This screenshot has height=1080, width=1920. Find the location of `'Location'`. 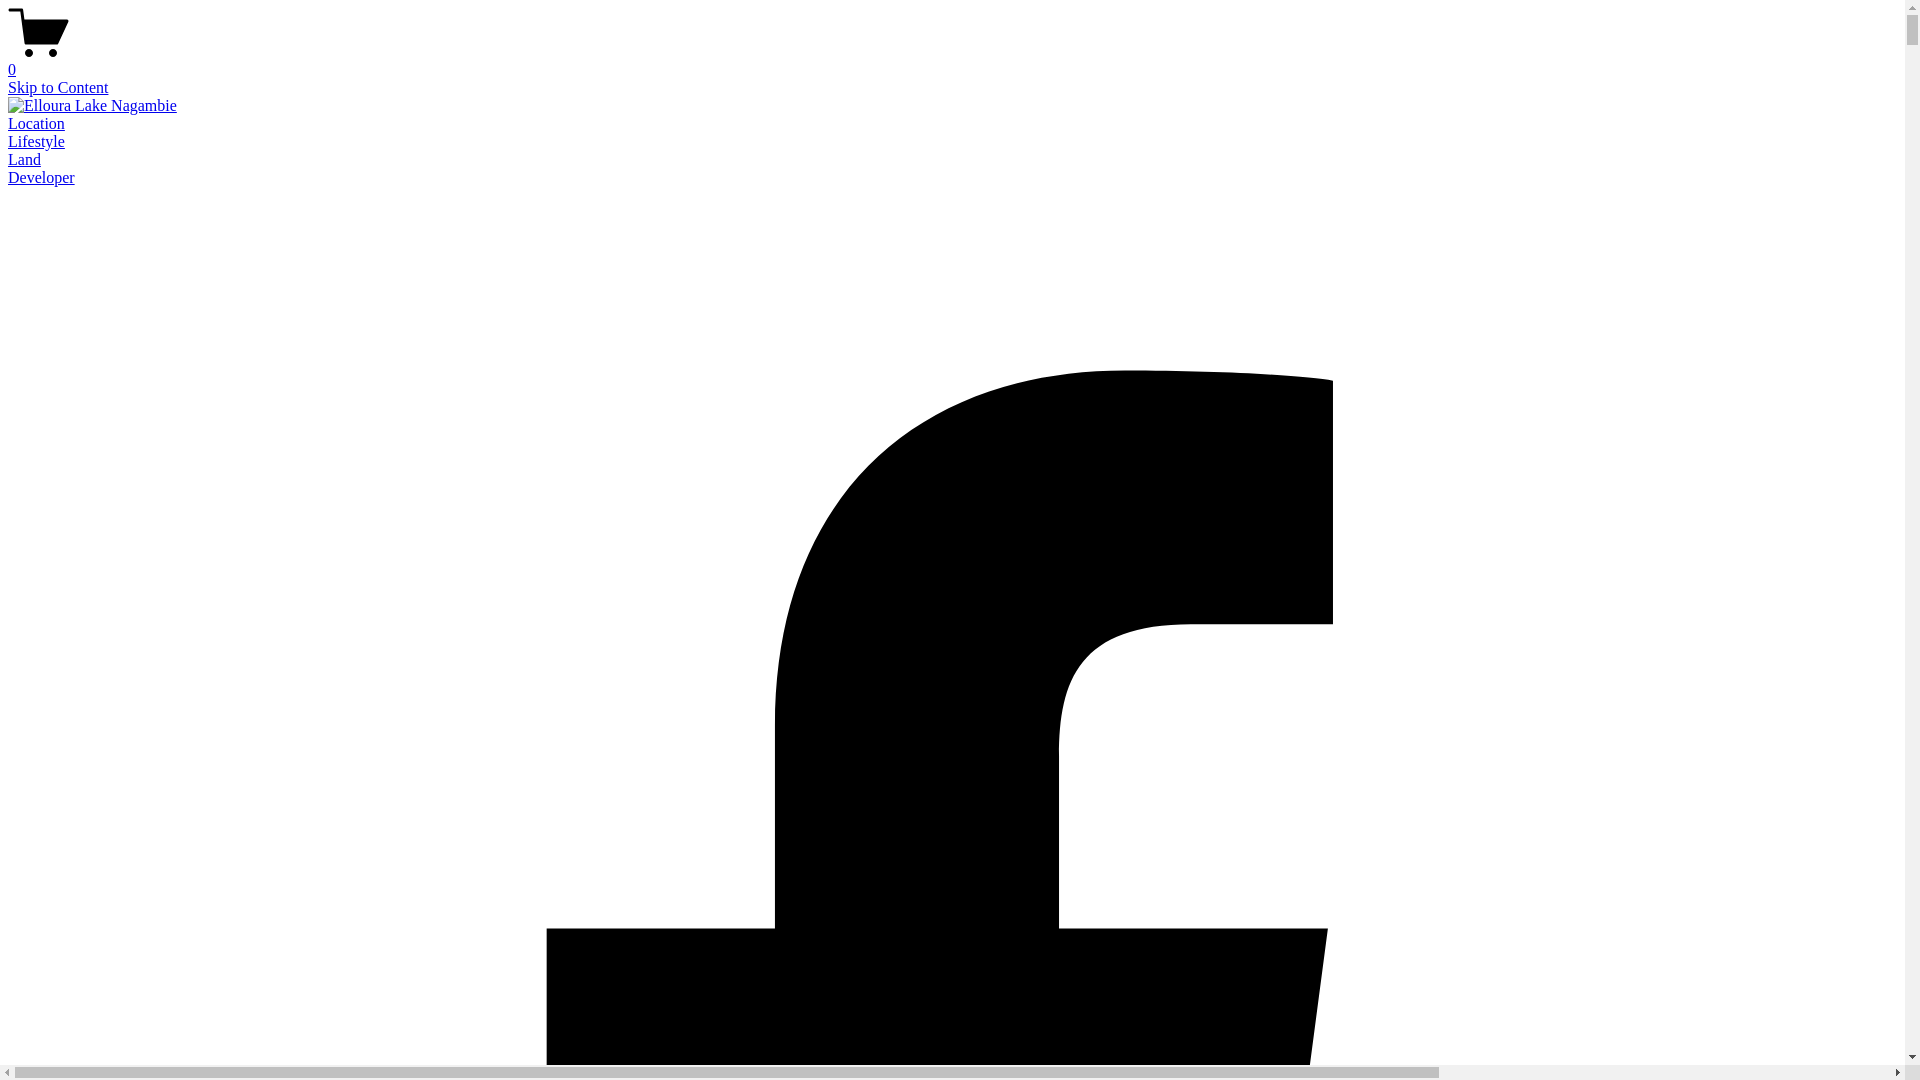

'Location' is located at coordinates (36, 123).